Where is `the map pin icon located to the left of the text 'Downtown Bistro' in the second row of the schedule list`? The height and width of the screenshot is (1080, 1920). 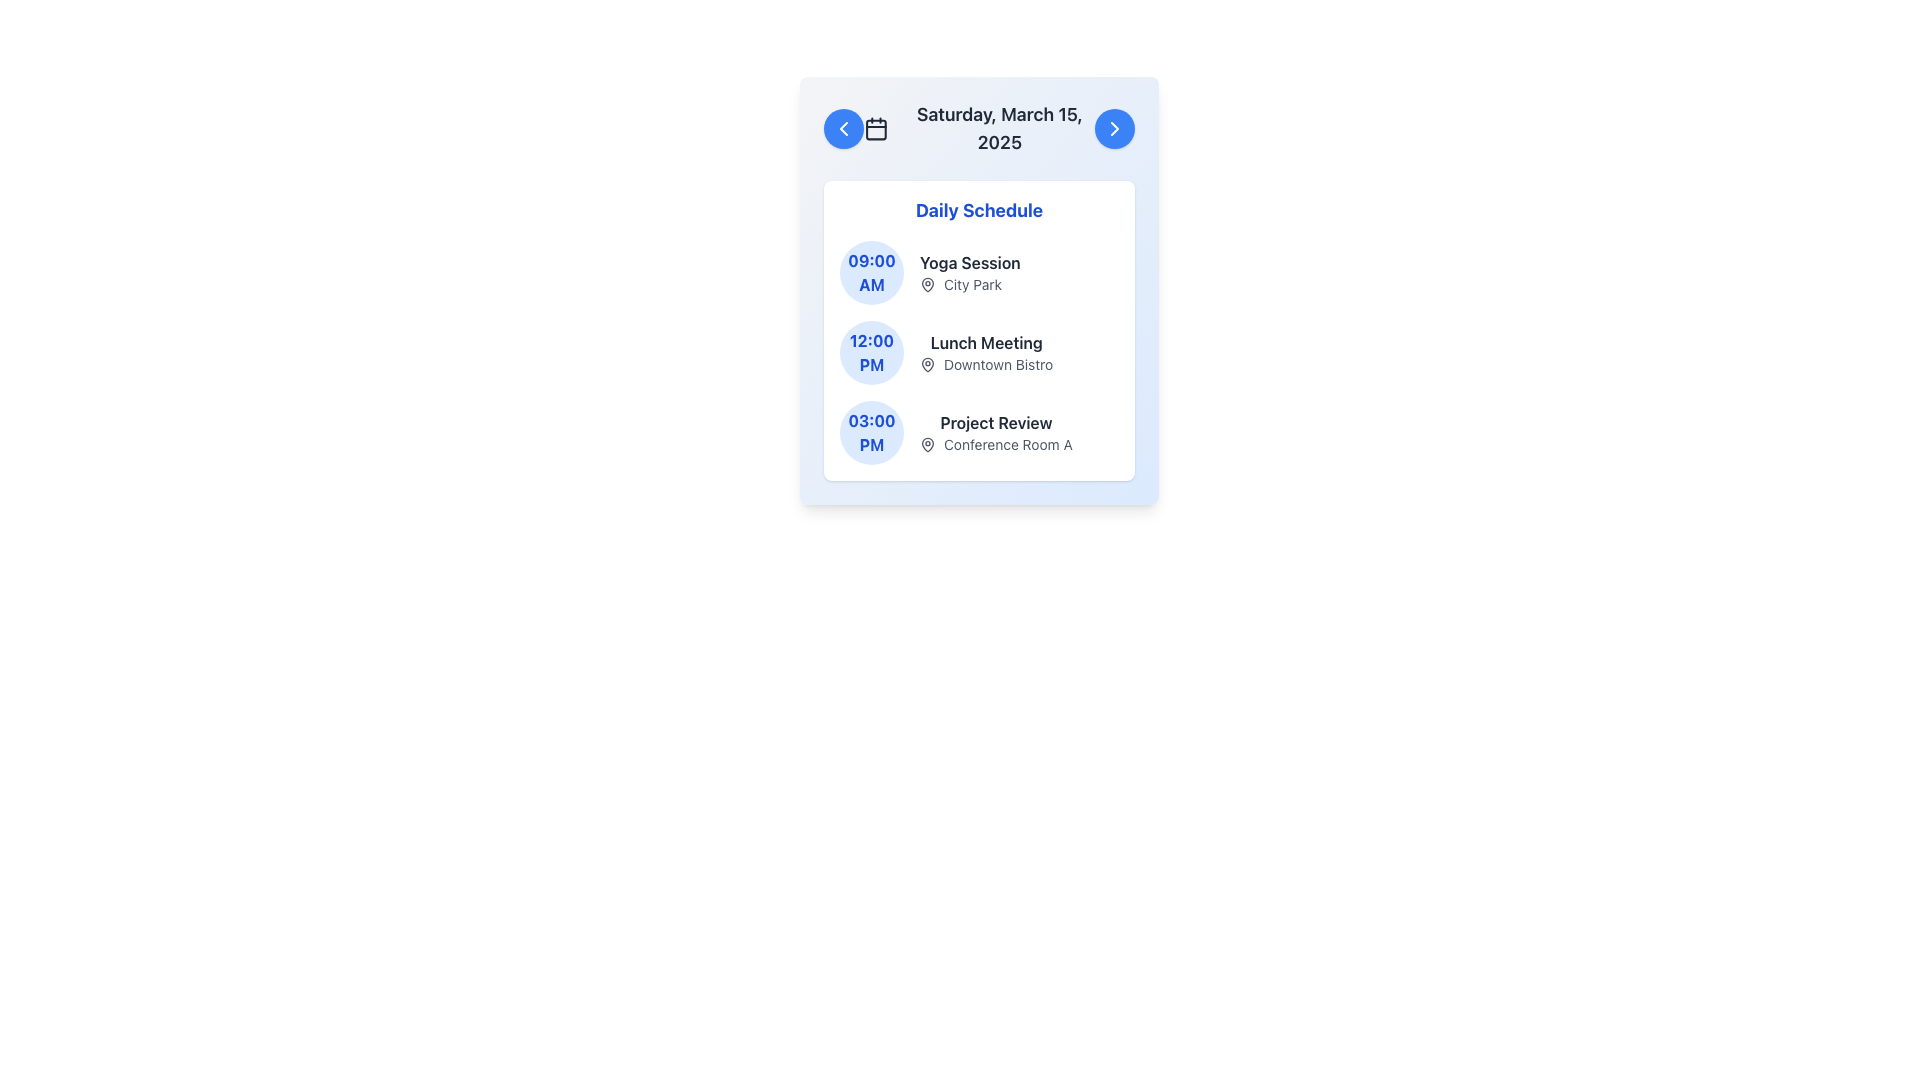
the map pin icon located to the left of the text 'Downtown Bistro' in the second row of the schedule list is located at coordinates (926, 365).